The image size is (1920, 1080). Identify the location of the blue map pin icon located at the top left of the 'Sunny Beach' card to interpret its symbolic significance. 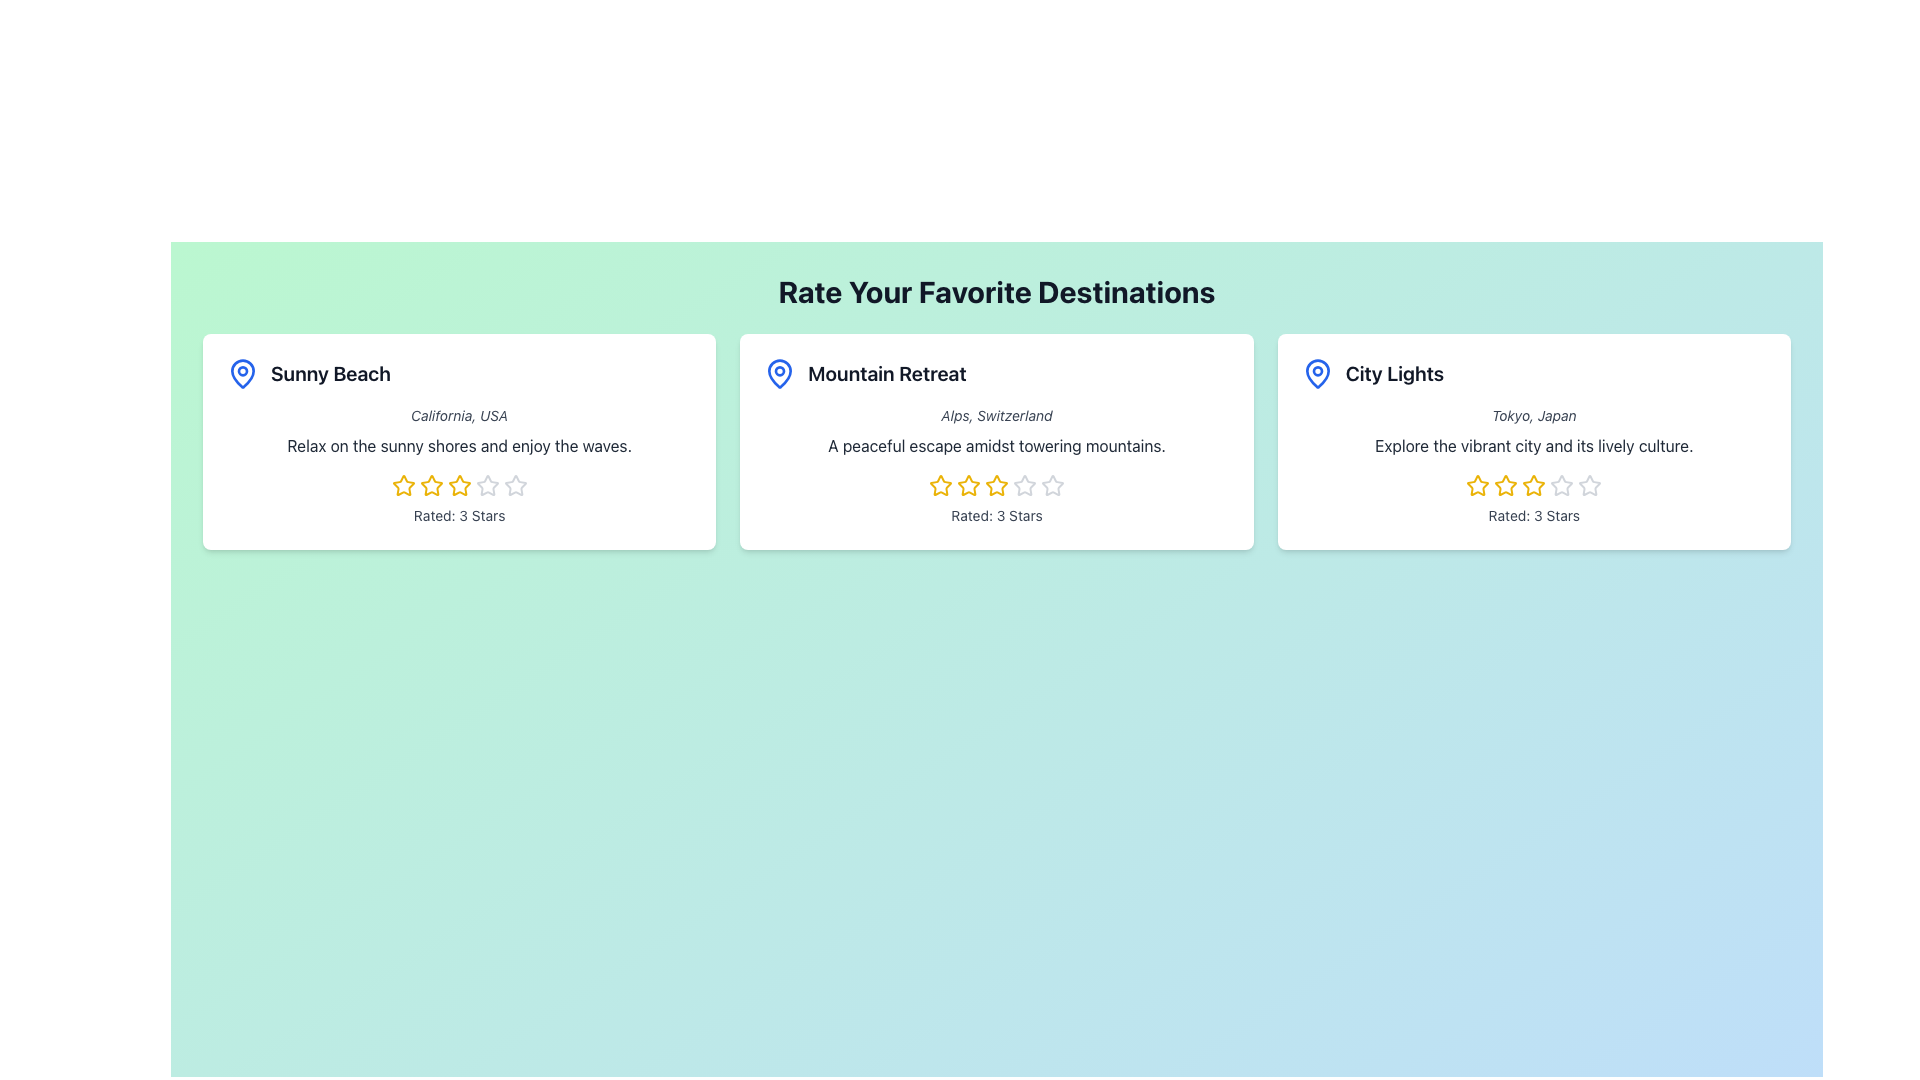
(242, 374).